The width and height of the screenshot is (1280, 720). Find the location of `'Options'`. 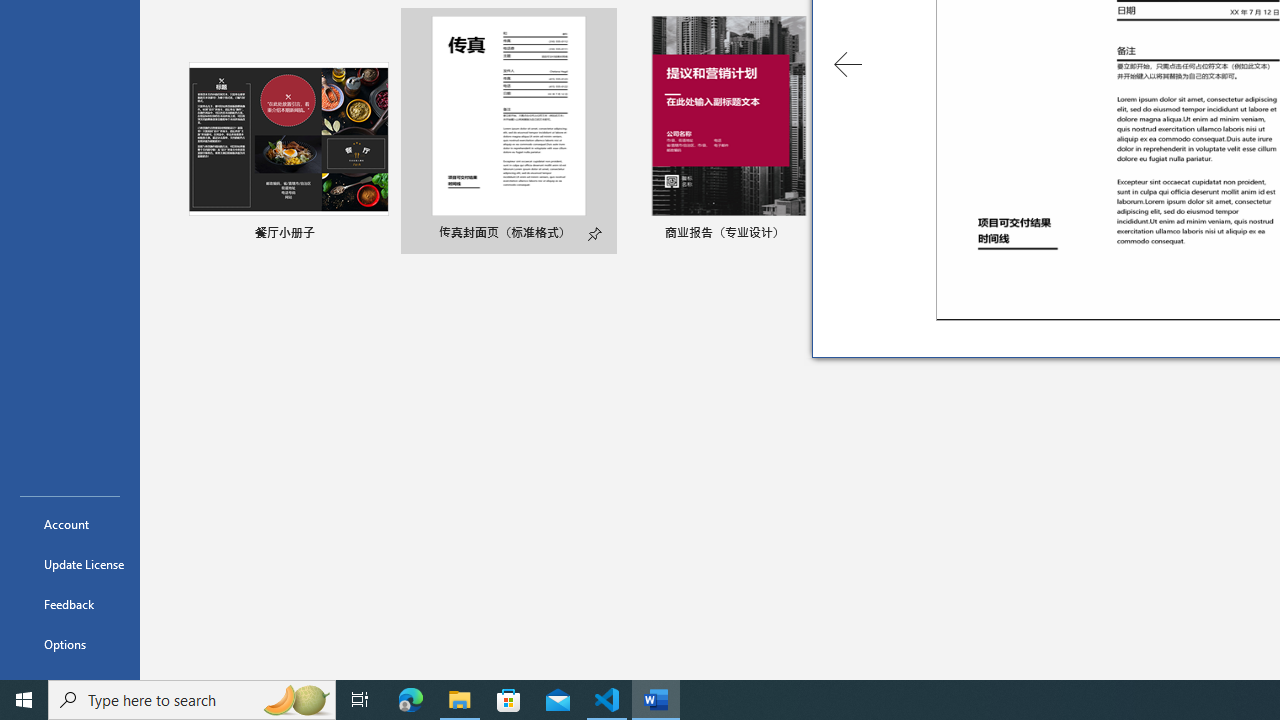

'Options' is located at coordinates (69, 644).